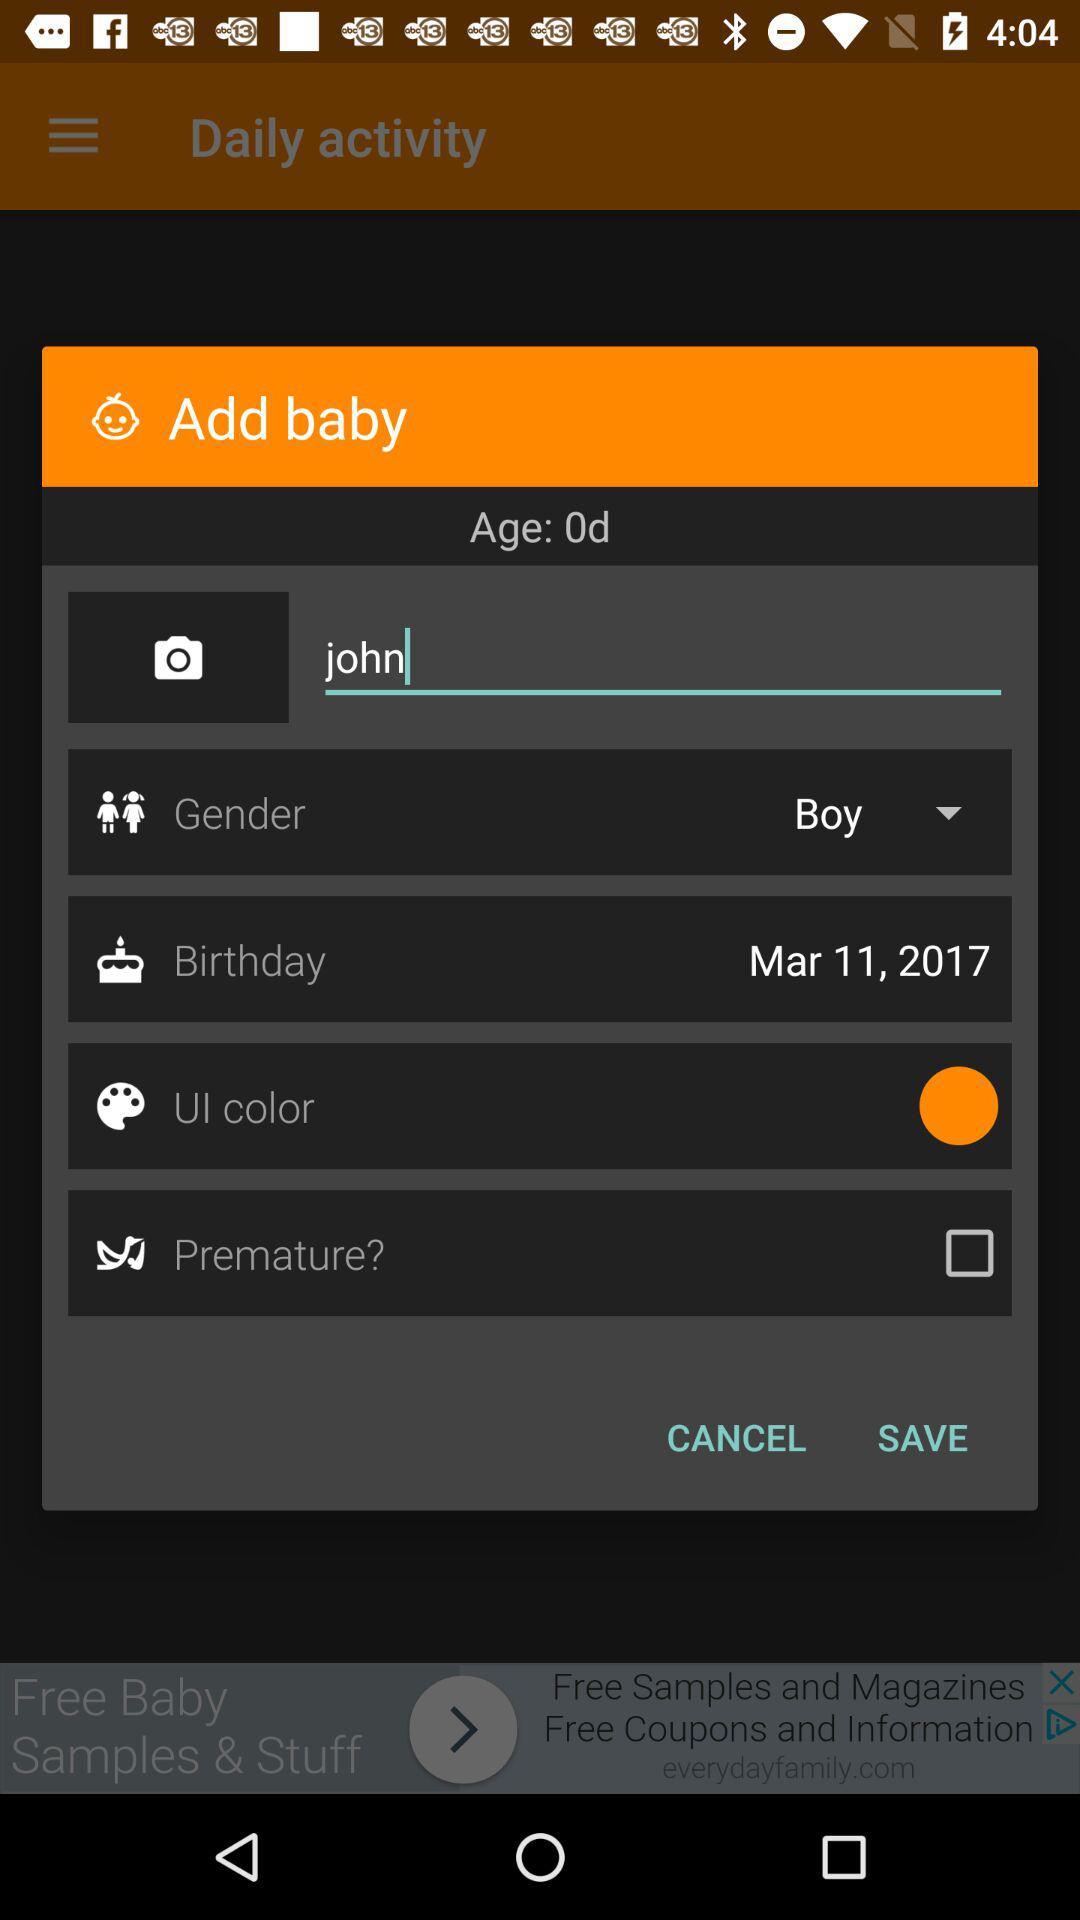 The image size is (1080, 1920). What do you see at coordinates (177, 657) in the screenshot?
I see `camera to take image` at bounding box center [177, 657].